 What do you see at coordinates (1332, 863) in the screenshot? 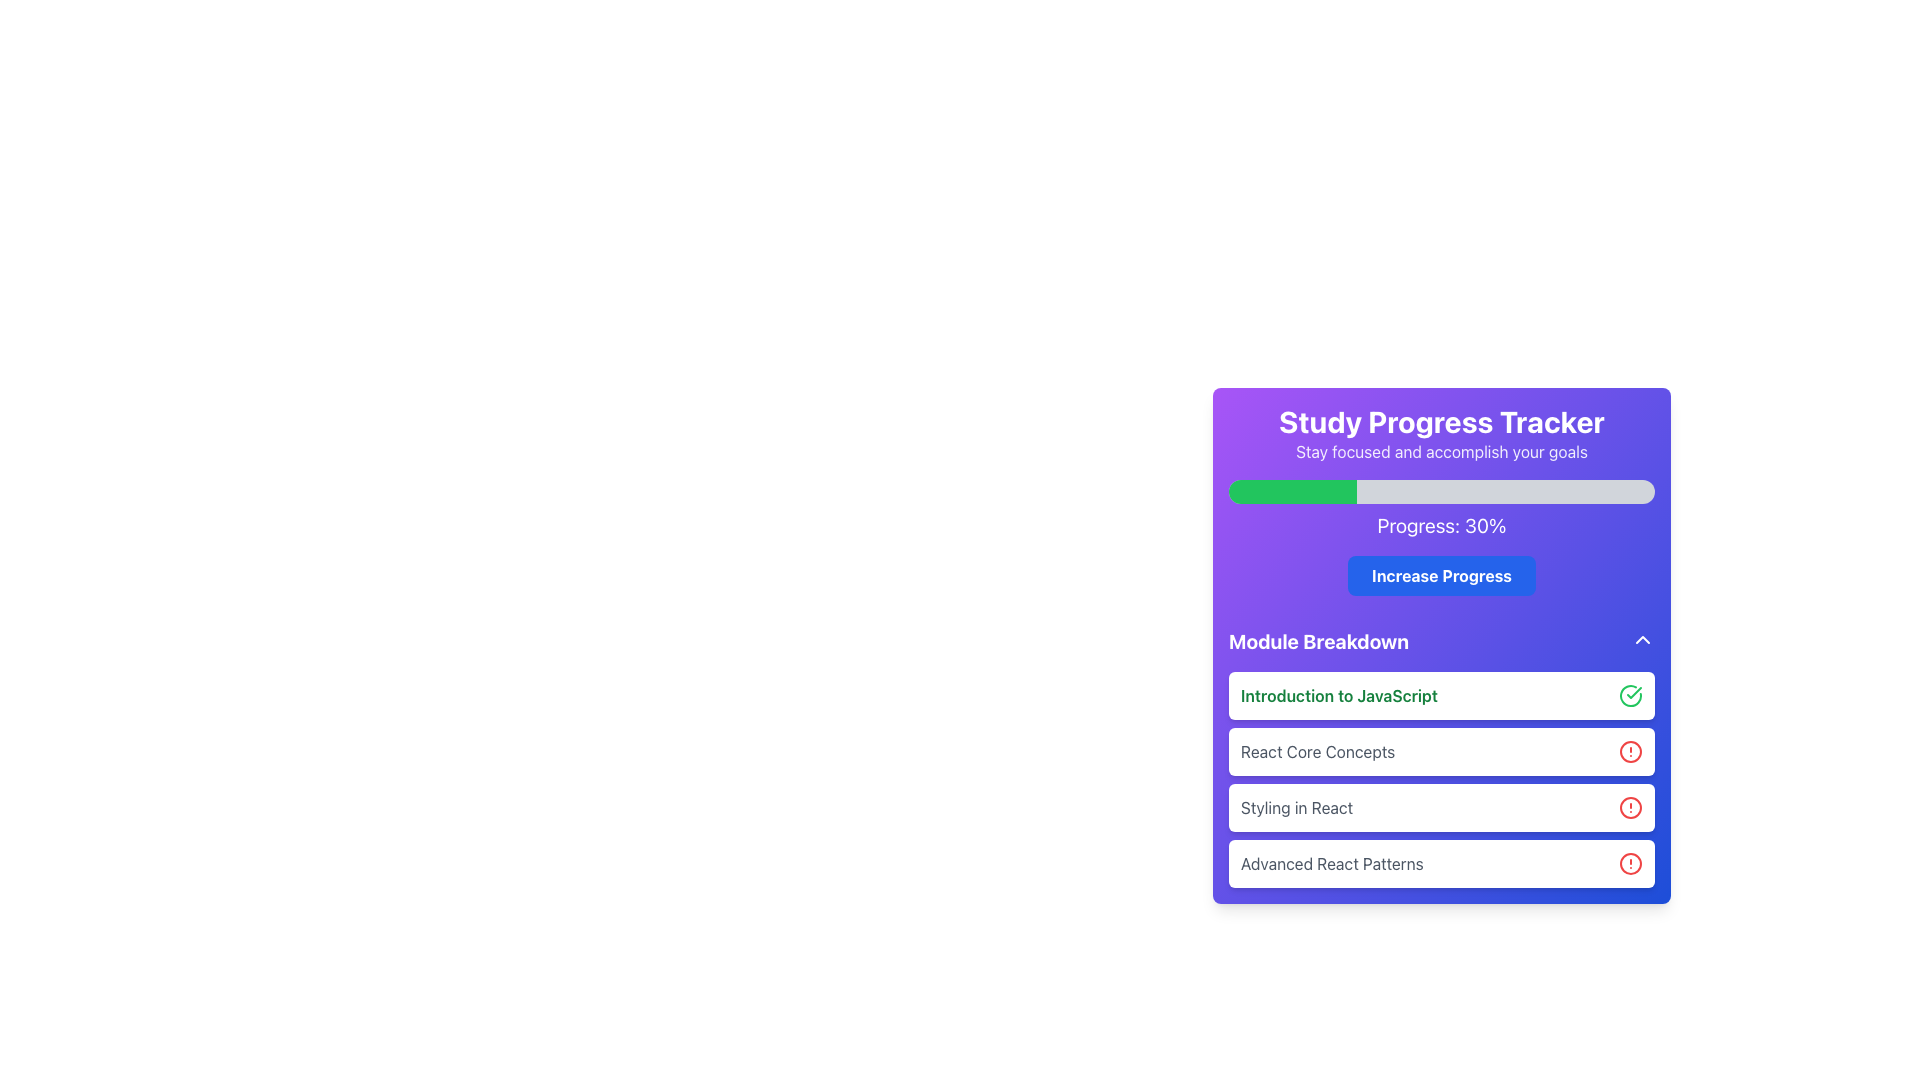
I see `the static text label indicating a module or topic title within the study progress tracker, located in the lower part of the card under 'Module Breakdown'` at bounding box center [1332, 863].